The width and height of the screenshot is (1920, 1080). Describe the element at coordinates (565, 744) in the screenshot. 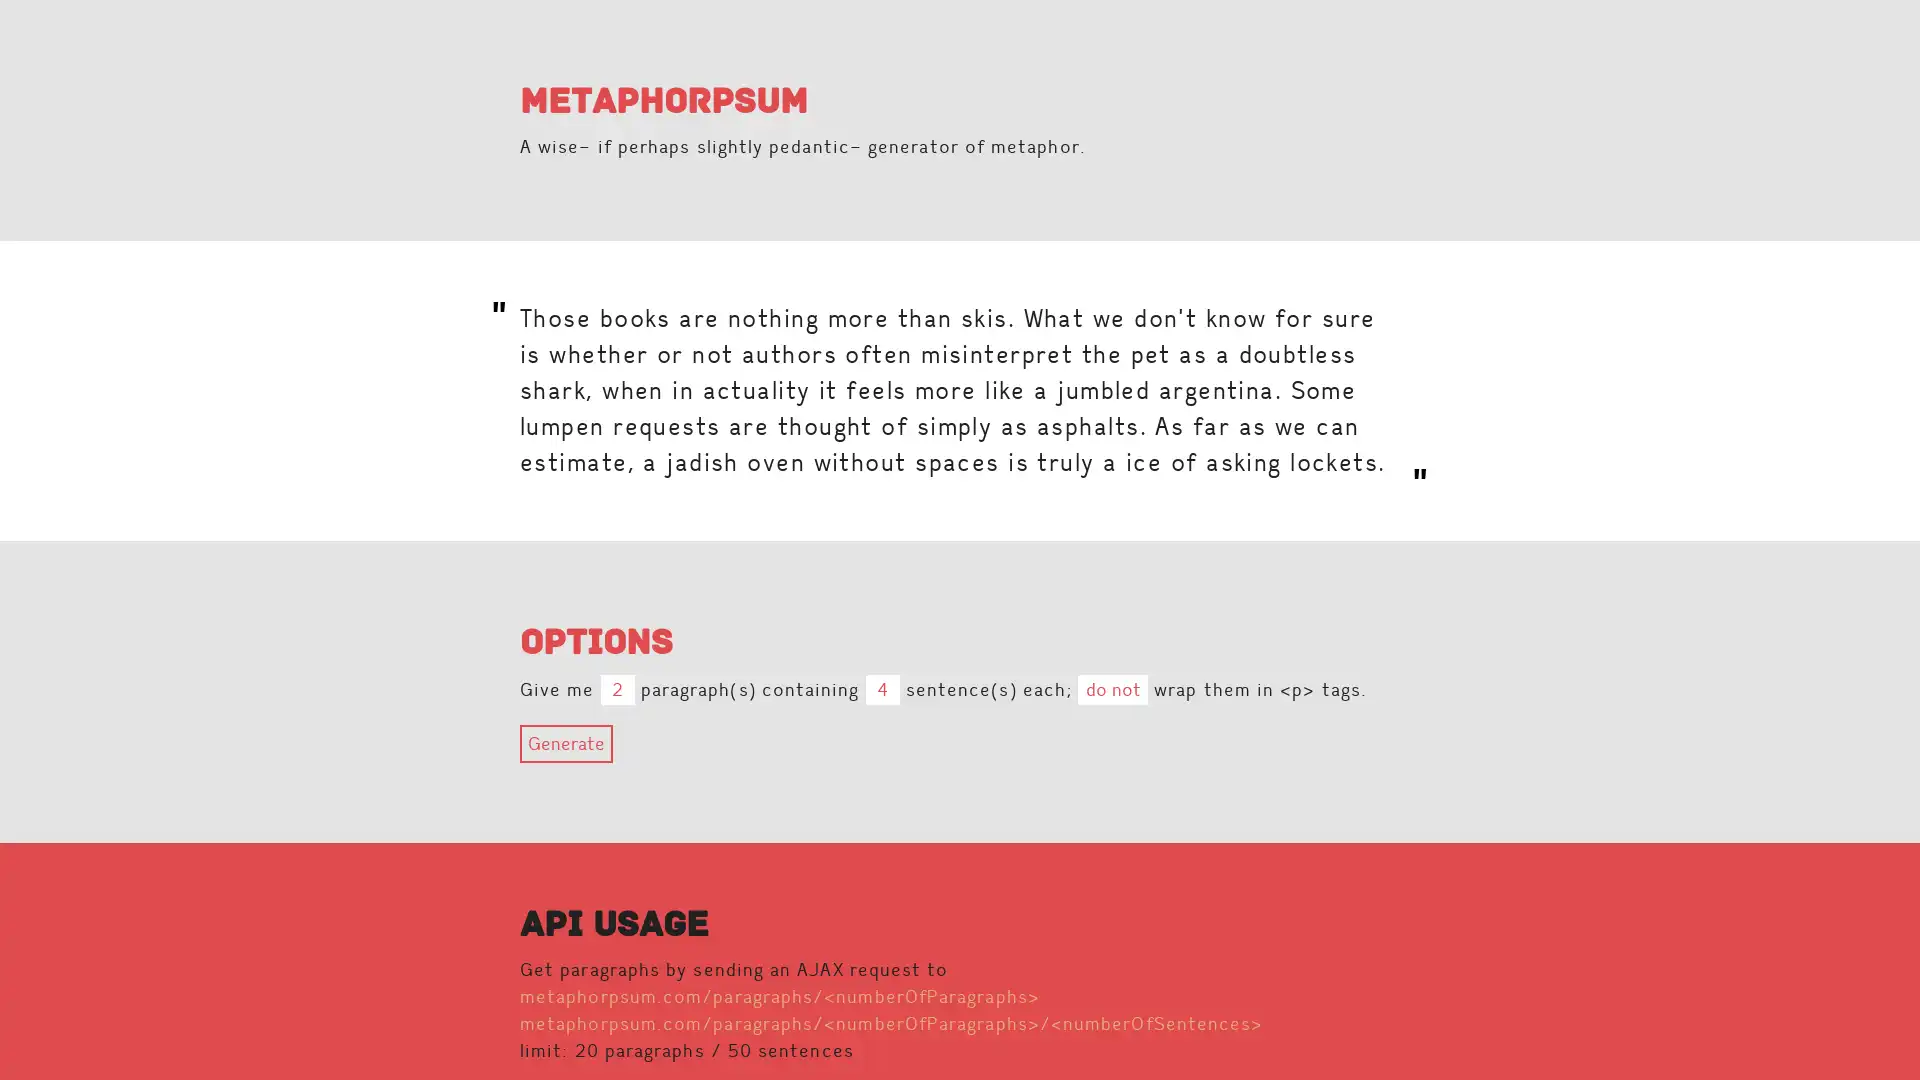

I see `Generate` at that location.